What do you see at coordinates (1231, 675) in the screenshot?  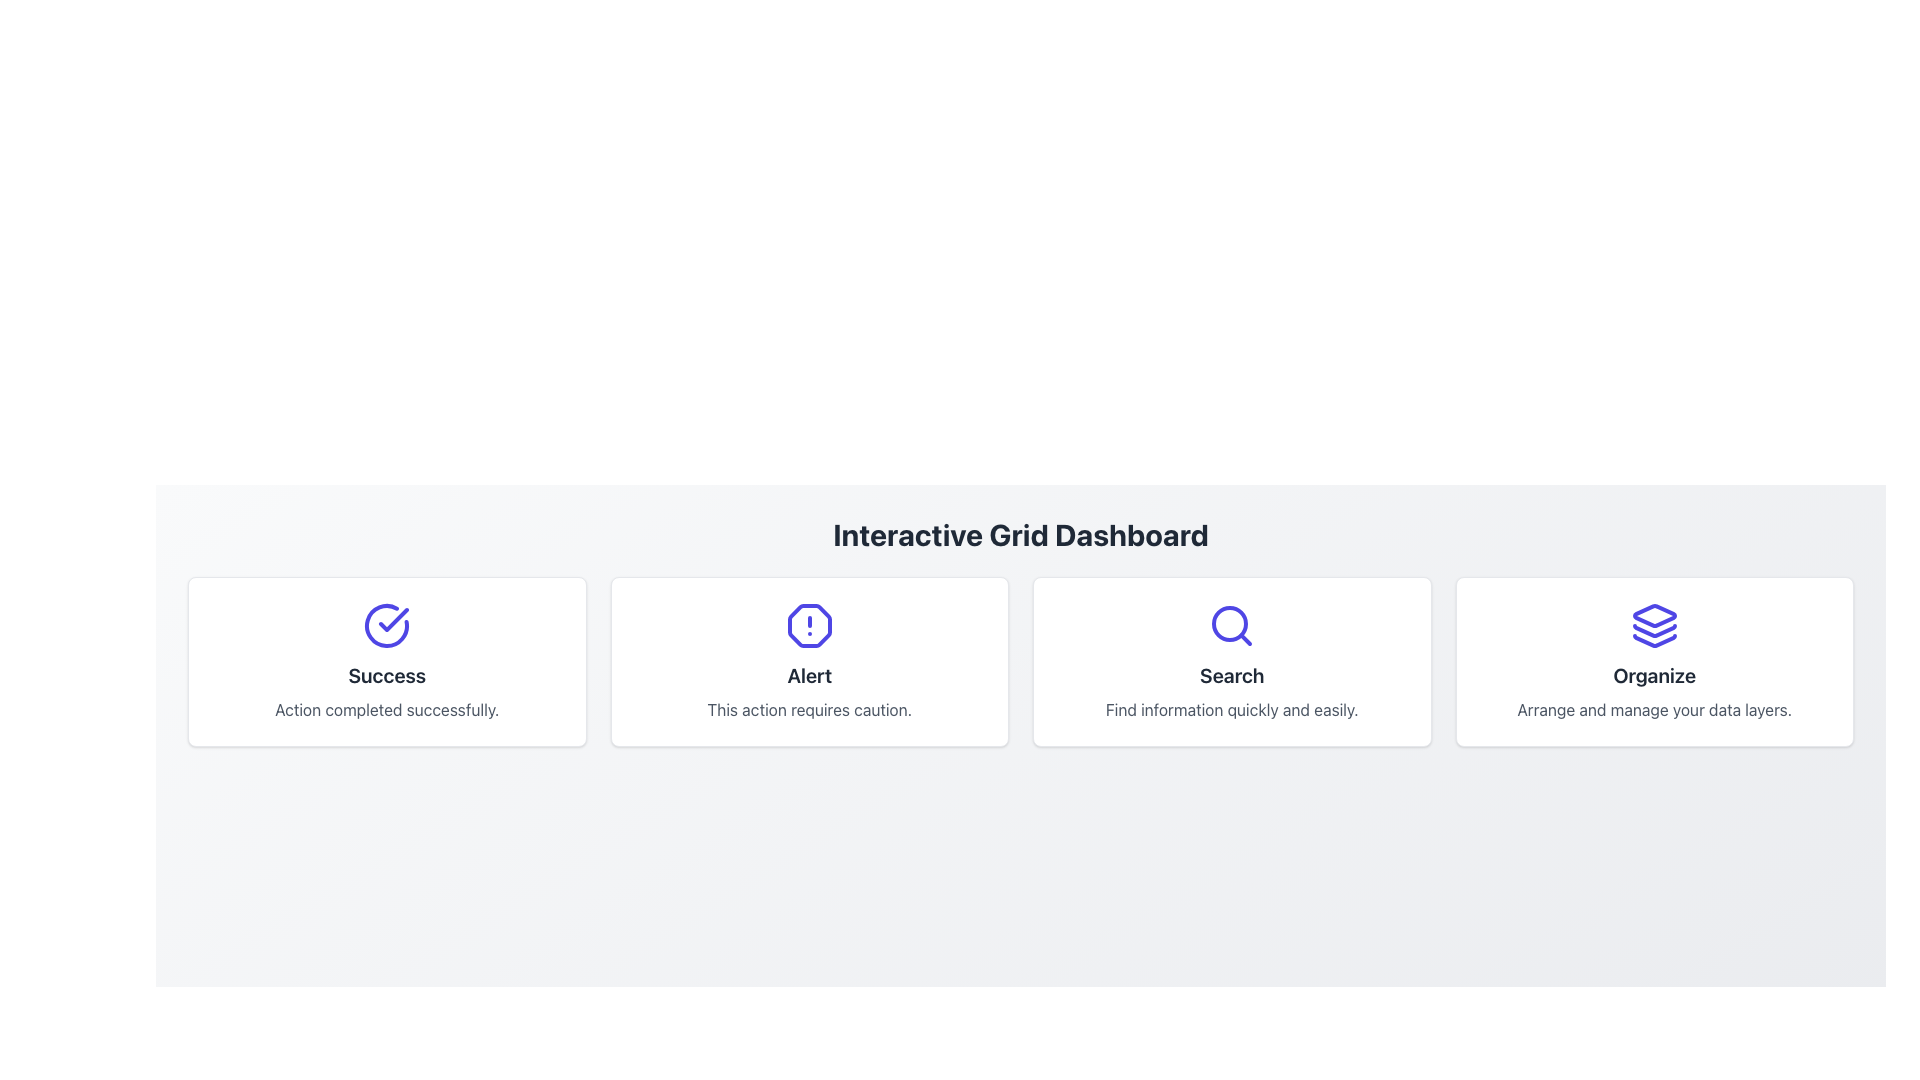 I see `the static text element labeled 'Search', which serves as the title for the card and is positioned in the second column of a four-column layout` at bounding box center [1231, 675].